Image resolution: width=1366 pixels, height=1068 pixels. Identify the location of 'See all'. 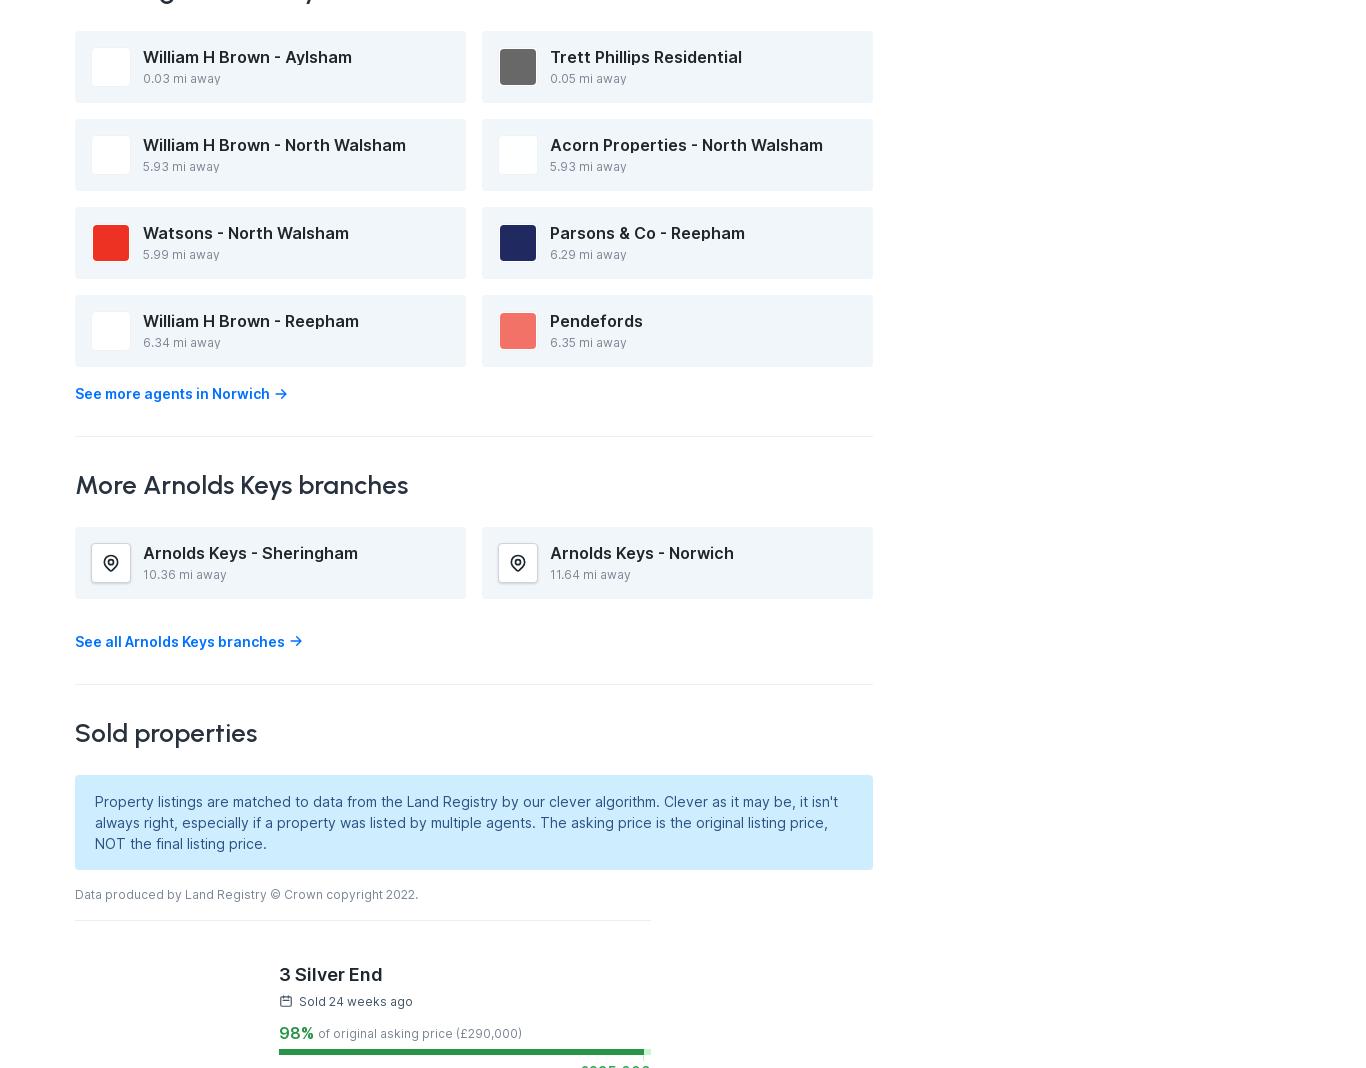
(98, 639).